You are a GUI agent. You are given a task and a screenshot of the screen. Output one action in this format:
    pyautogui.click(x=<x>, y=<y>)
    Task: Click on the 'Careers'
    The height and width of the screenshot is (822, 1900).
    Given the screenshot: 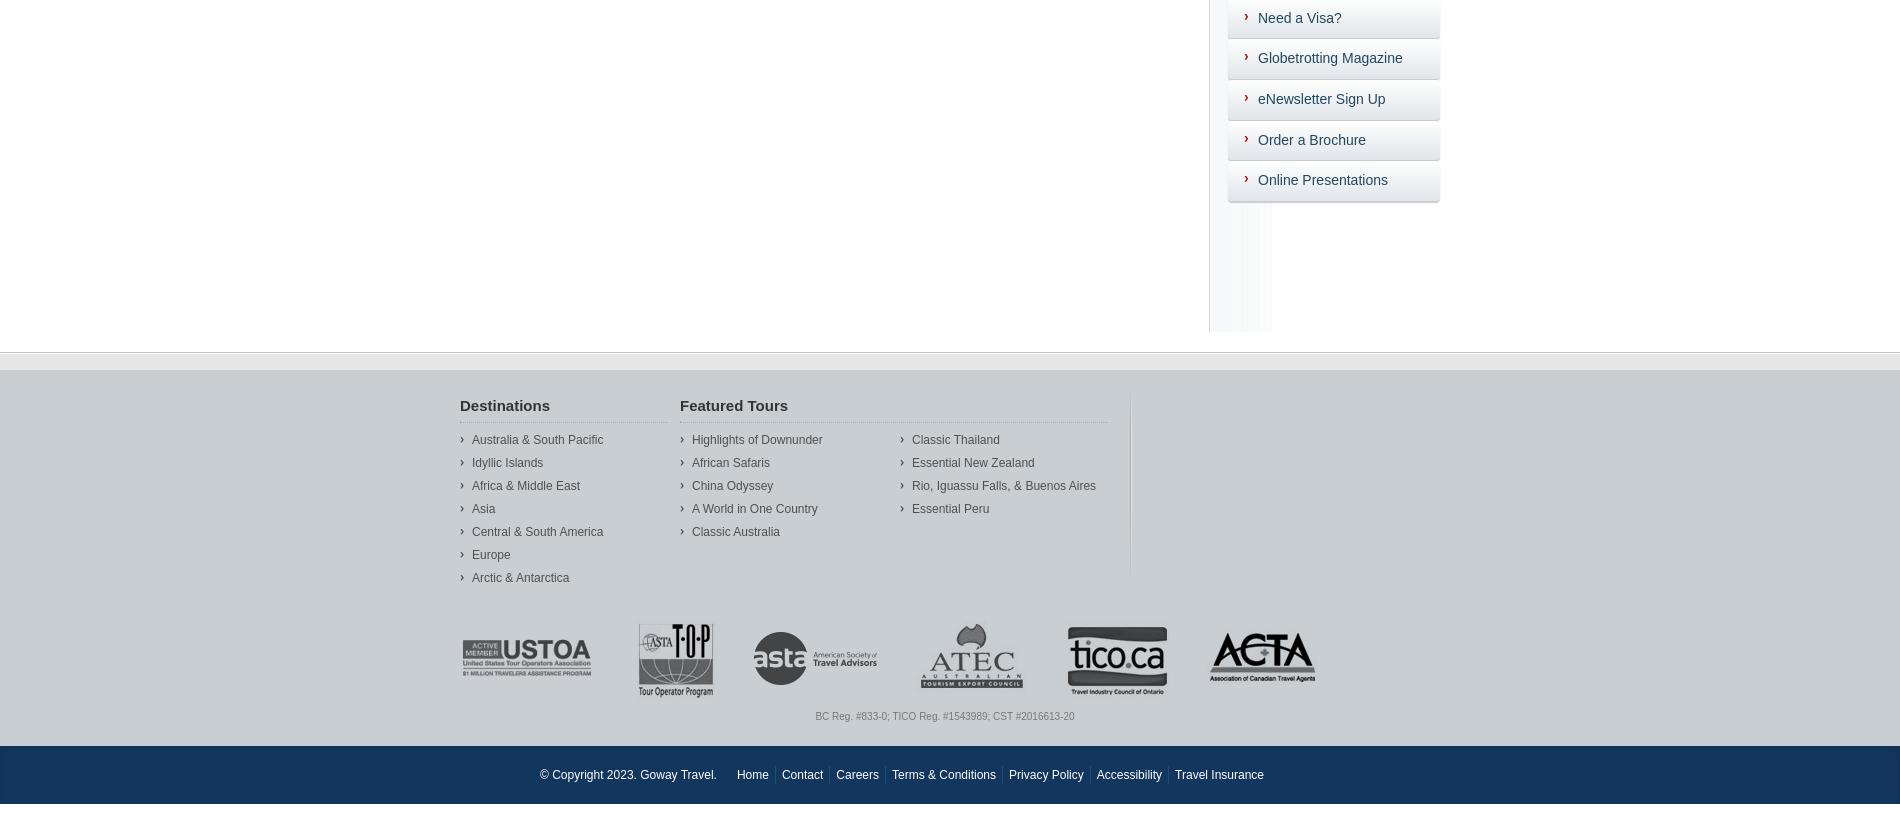 What is the action you would take?
    pyautogui.click(x=835, y=772)
    